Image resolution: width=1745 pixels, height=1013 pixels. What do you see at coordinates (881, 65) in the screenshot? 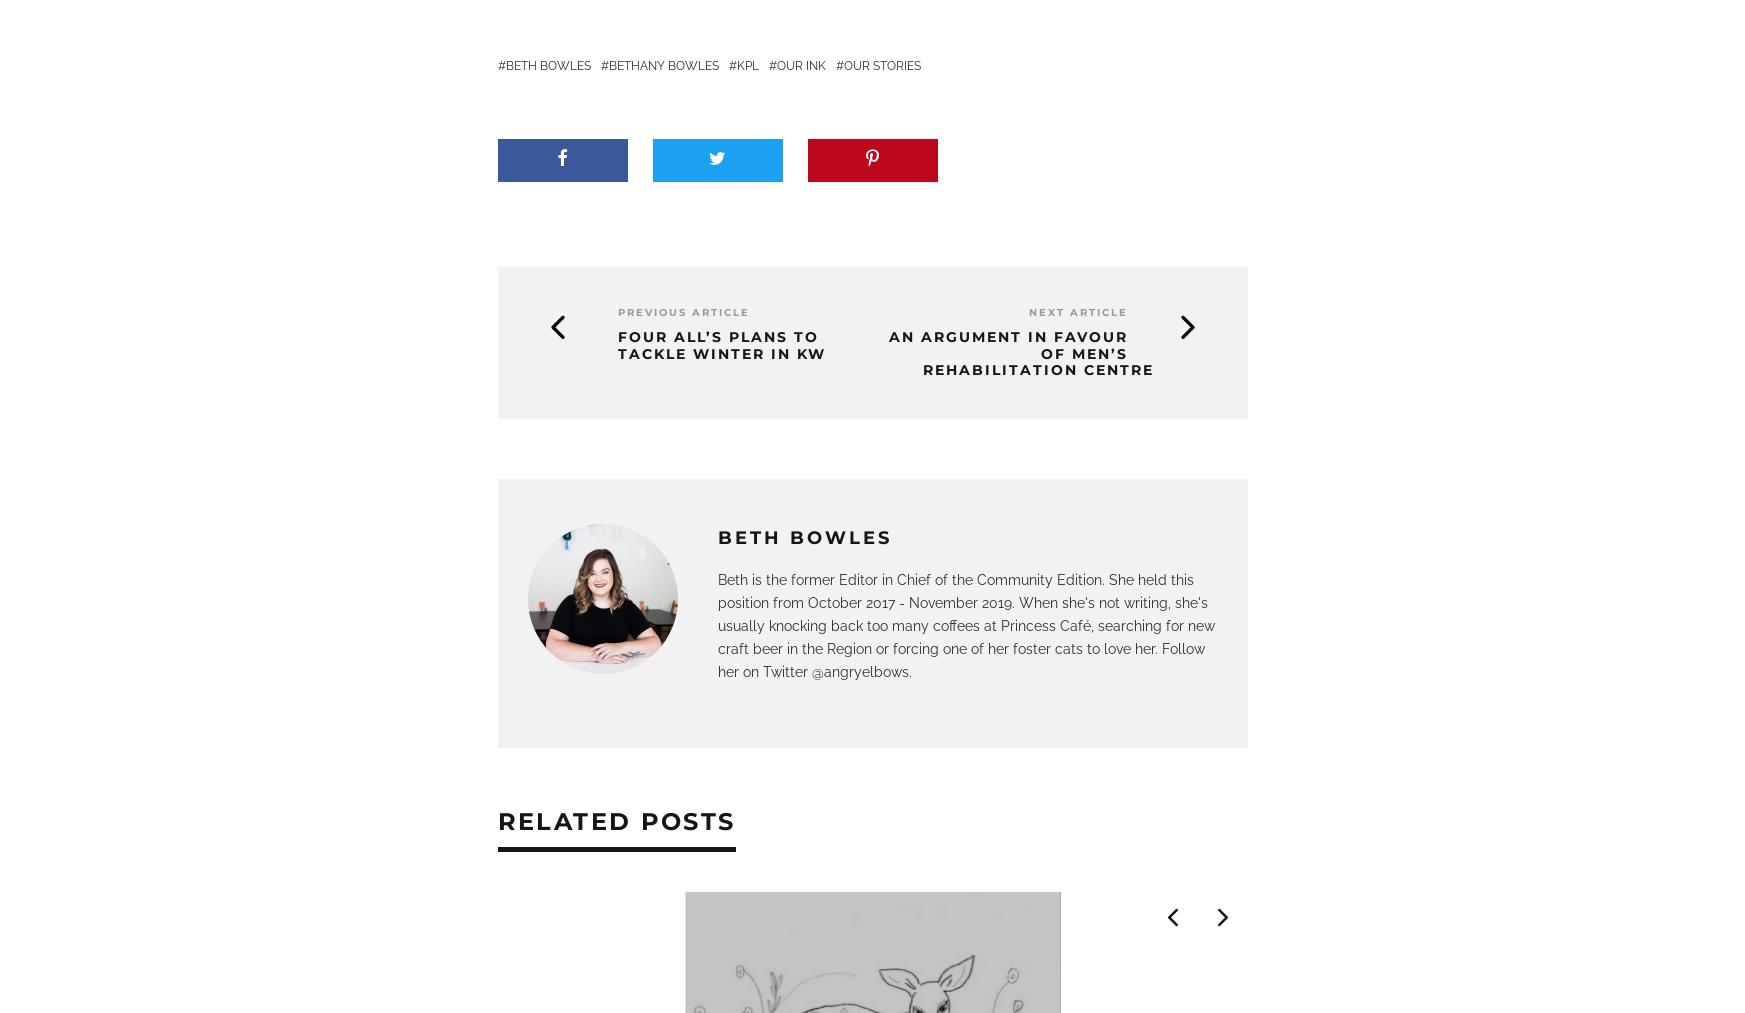
I see `'Our Stories'` at bounding box center [881, 65].